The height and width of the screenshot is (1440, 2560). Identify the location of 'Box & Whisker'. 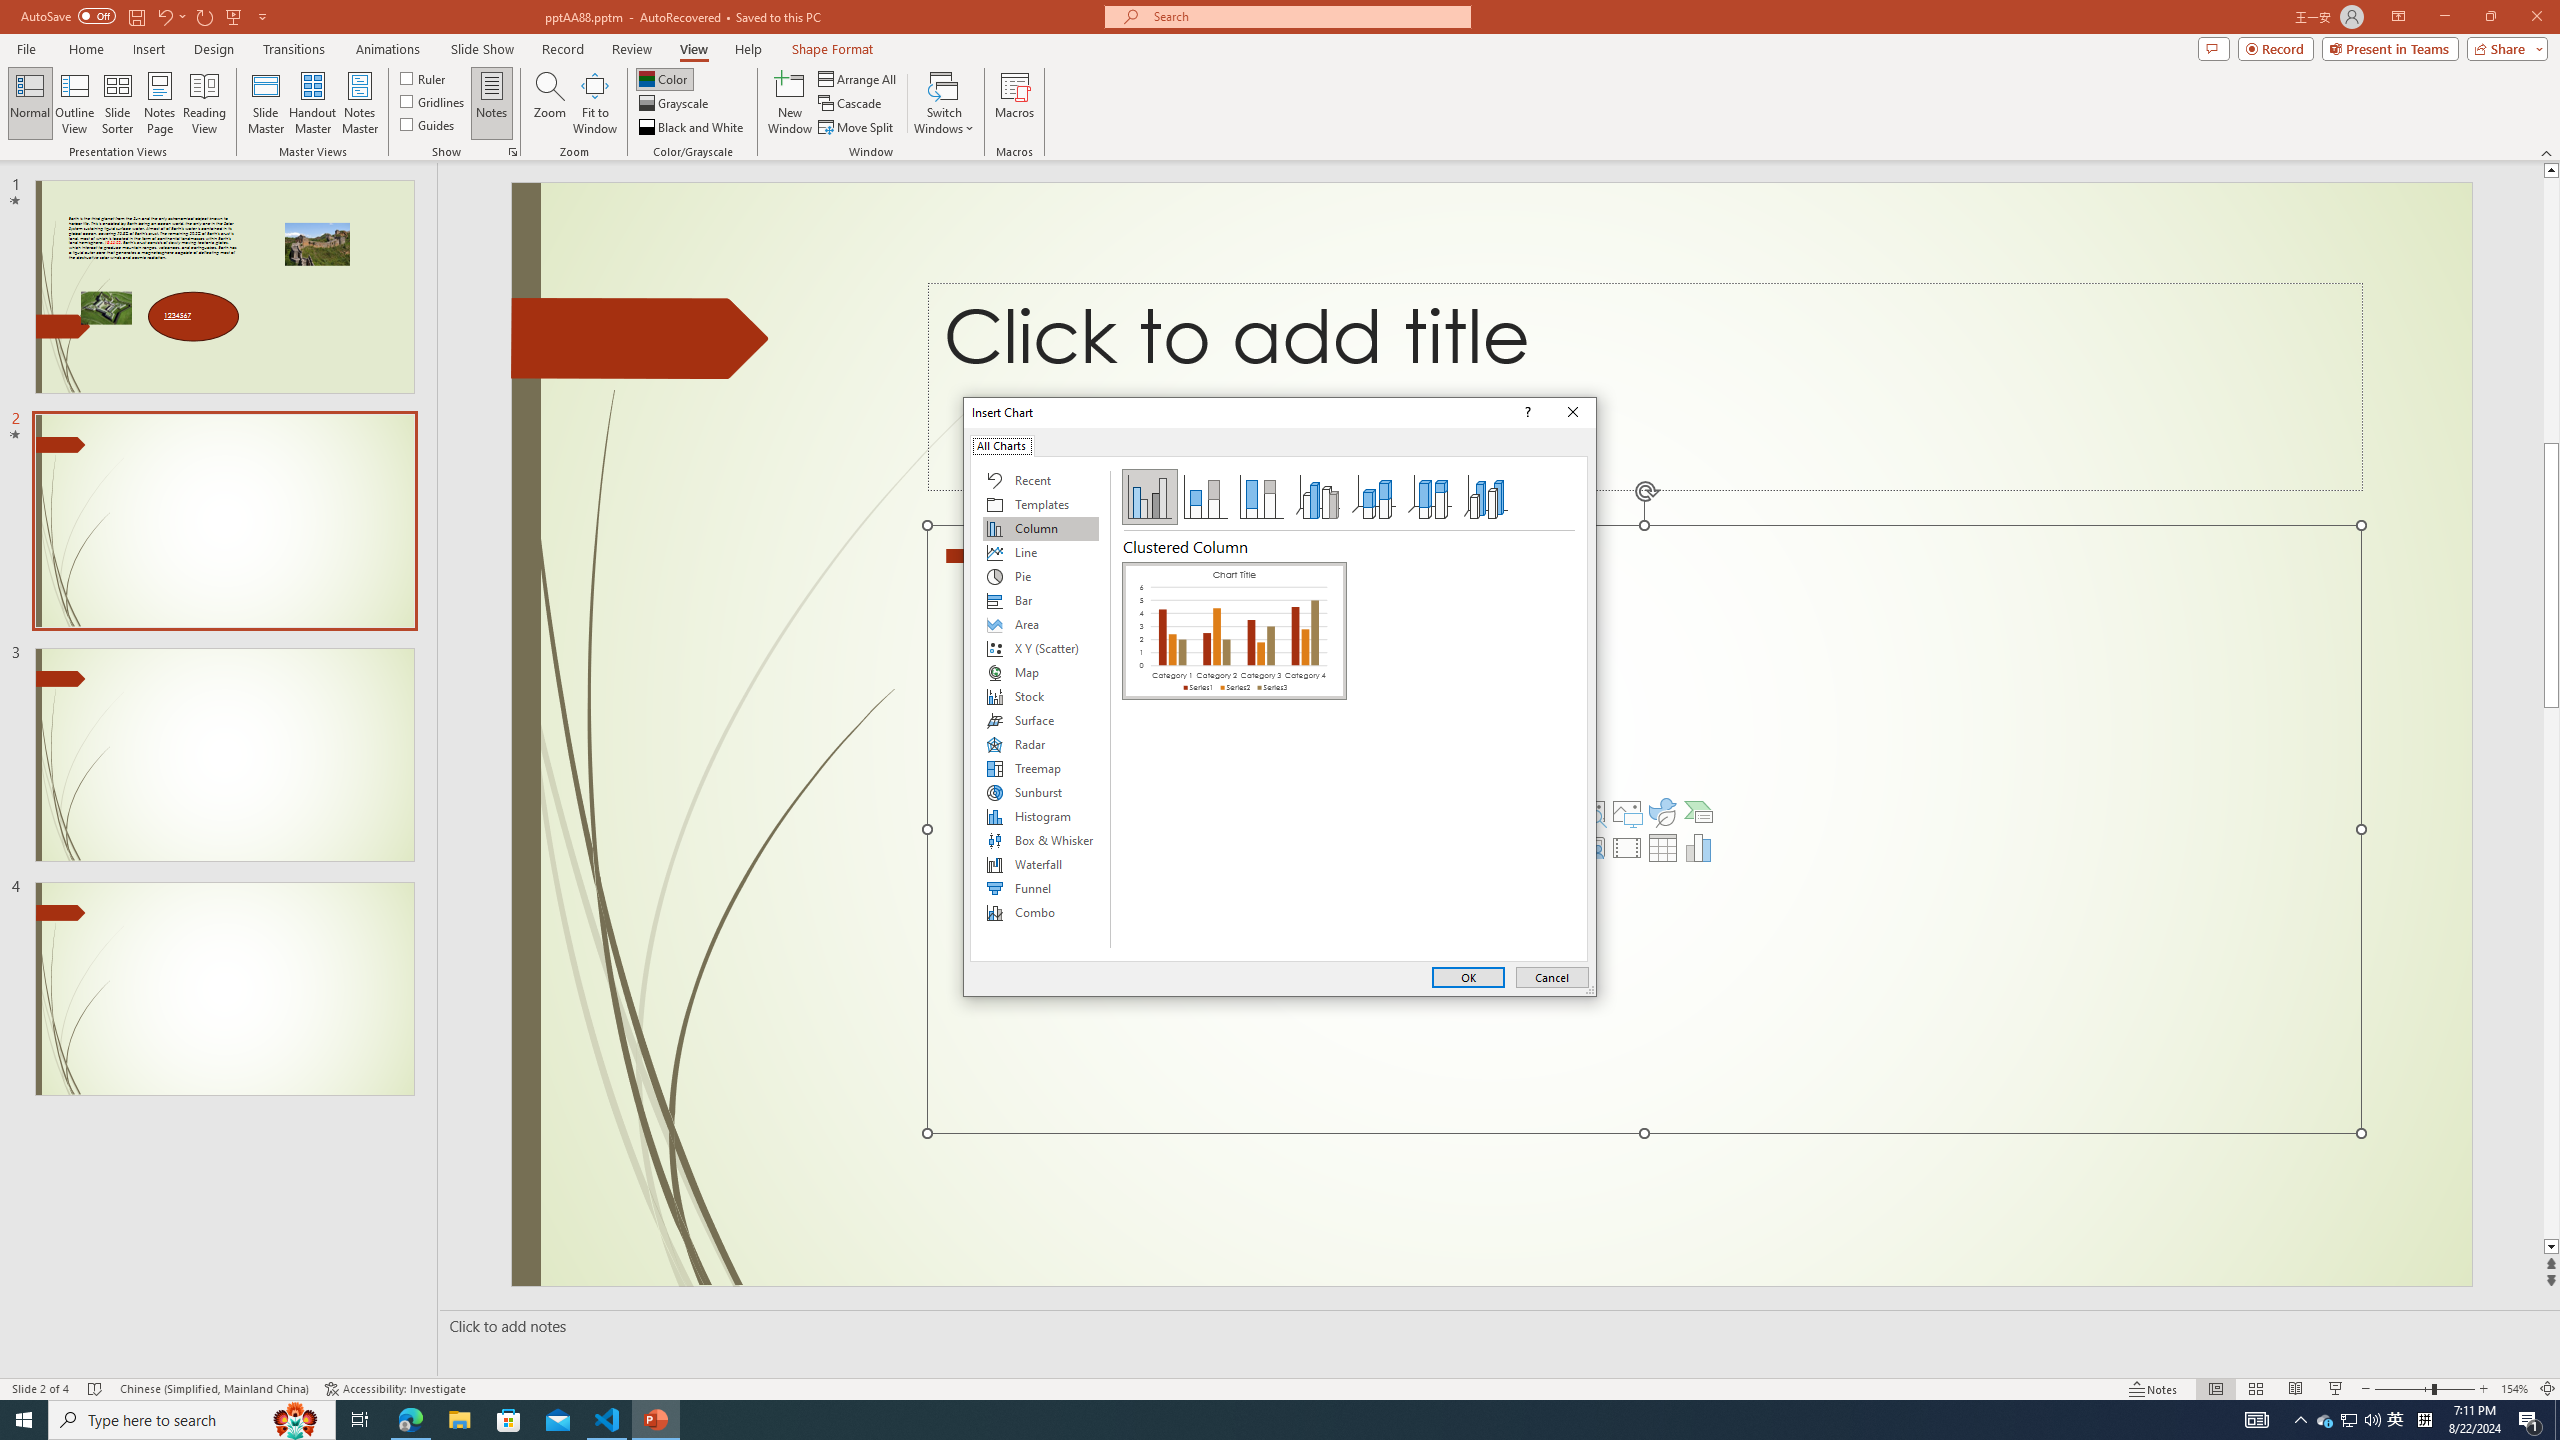
(1039, 839).